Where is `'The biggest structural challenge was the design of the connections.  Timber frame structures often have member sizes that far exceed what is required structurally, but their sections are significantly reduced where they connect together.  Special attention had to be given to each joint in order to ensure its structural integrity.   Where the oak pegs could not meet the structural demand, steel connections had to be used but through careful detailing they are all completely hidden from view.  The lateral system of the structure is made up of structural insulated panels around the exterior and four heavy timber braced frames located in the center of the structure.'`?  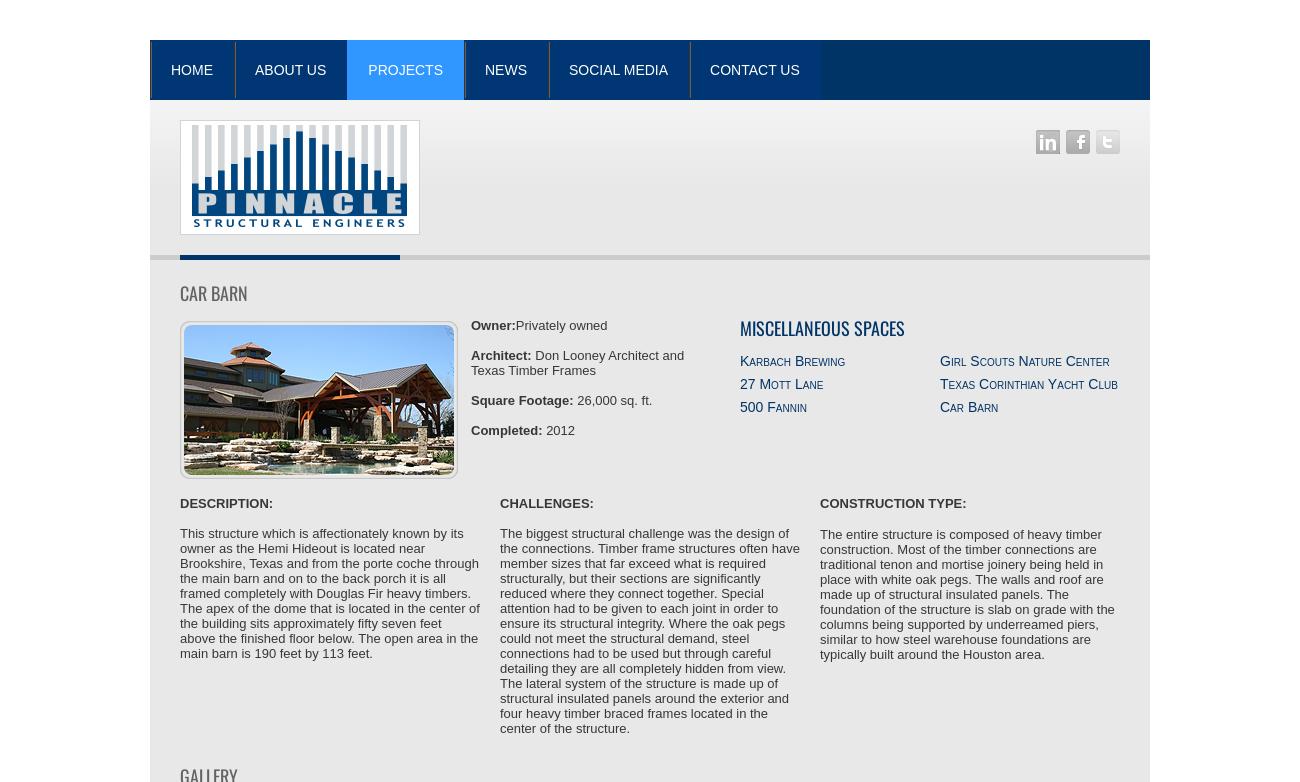
'The biggest structural challenge was the design of the connections.  Timber frame structures often have member sizes that far exceed what is required structurally, but their sections are significantly reduced where they connect together.  Special attention had to be given to each joint in order to ensure its structural integrity.   Where the oak pegs could not meet the structural demand, steel connections had to be used but through careful detailing they are all completely hidden from view.  The lateral system of the structure is made up of structural insulated panels around the exterior and four heavy timber braced frames located in the center of the structure.' is located at coordinates (499, 629).